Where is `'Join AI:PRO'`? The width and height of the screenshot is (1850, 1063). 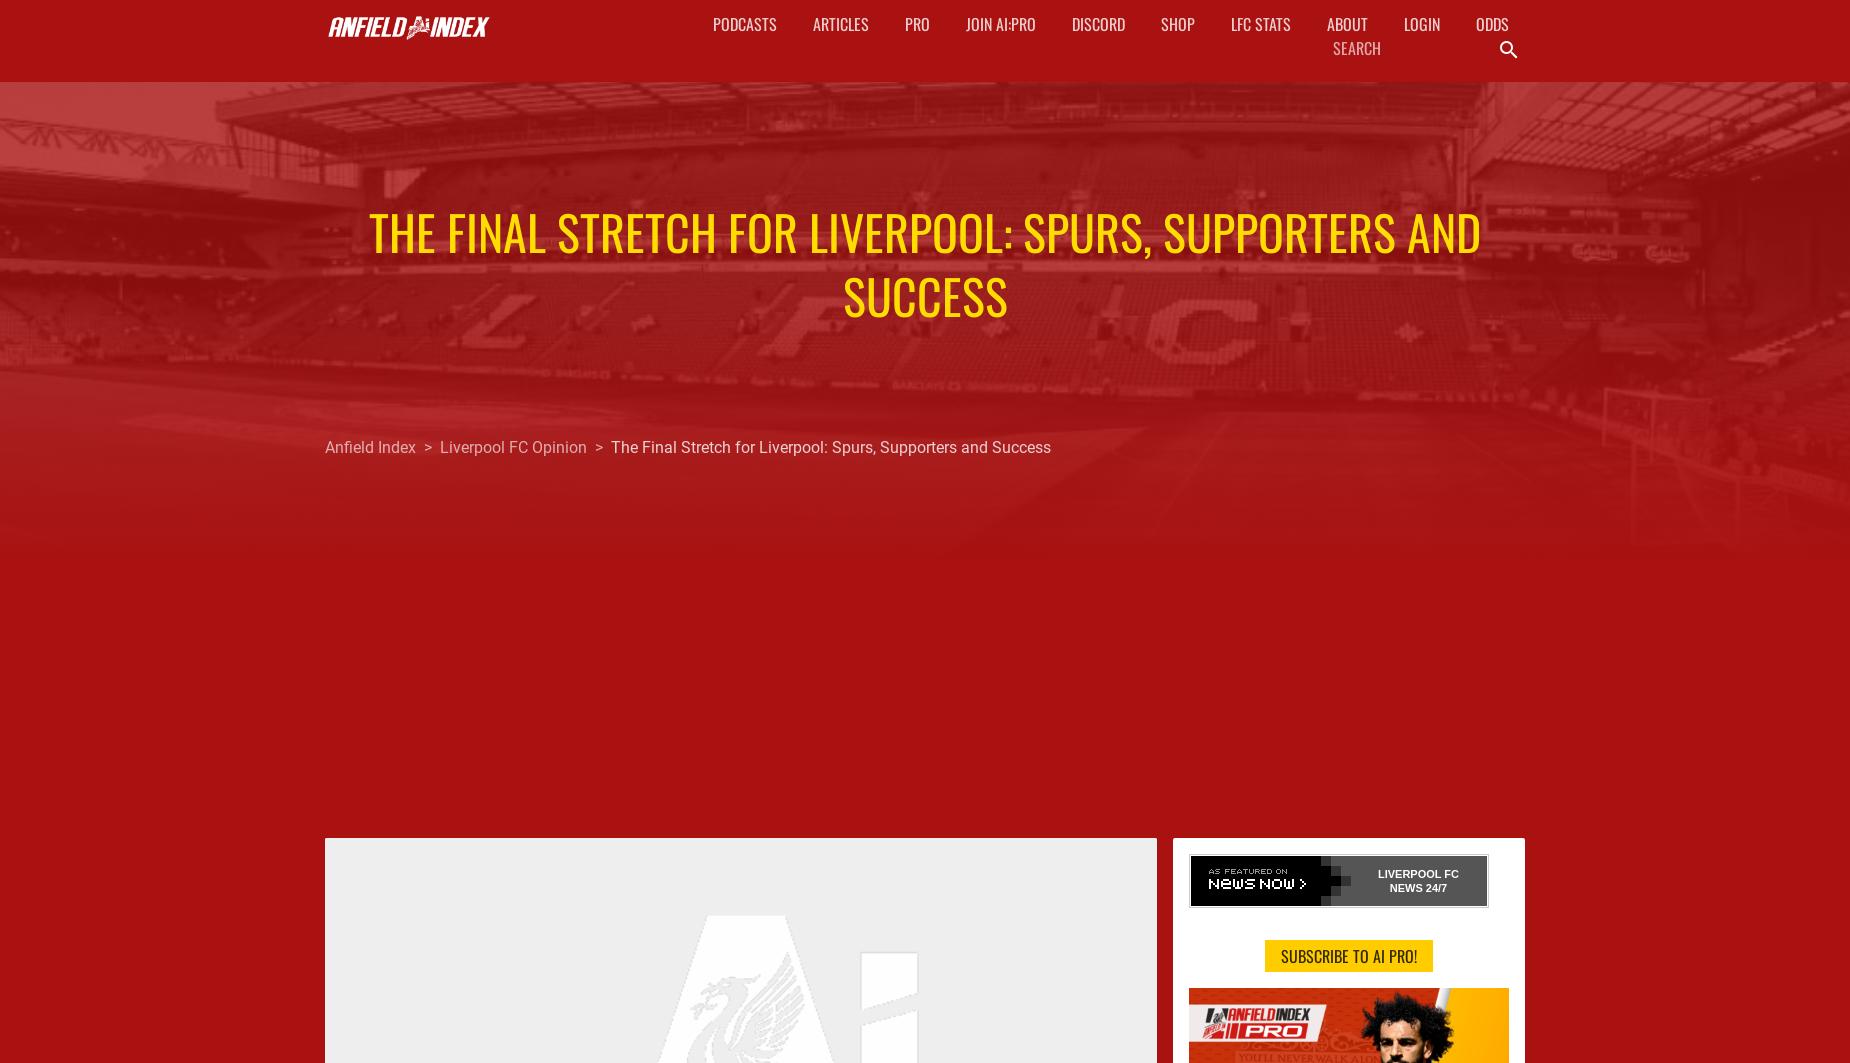
'Join AI:PRO' is located at coordinates (998, 24).